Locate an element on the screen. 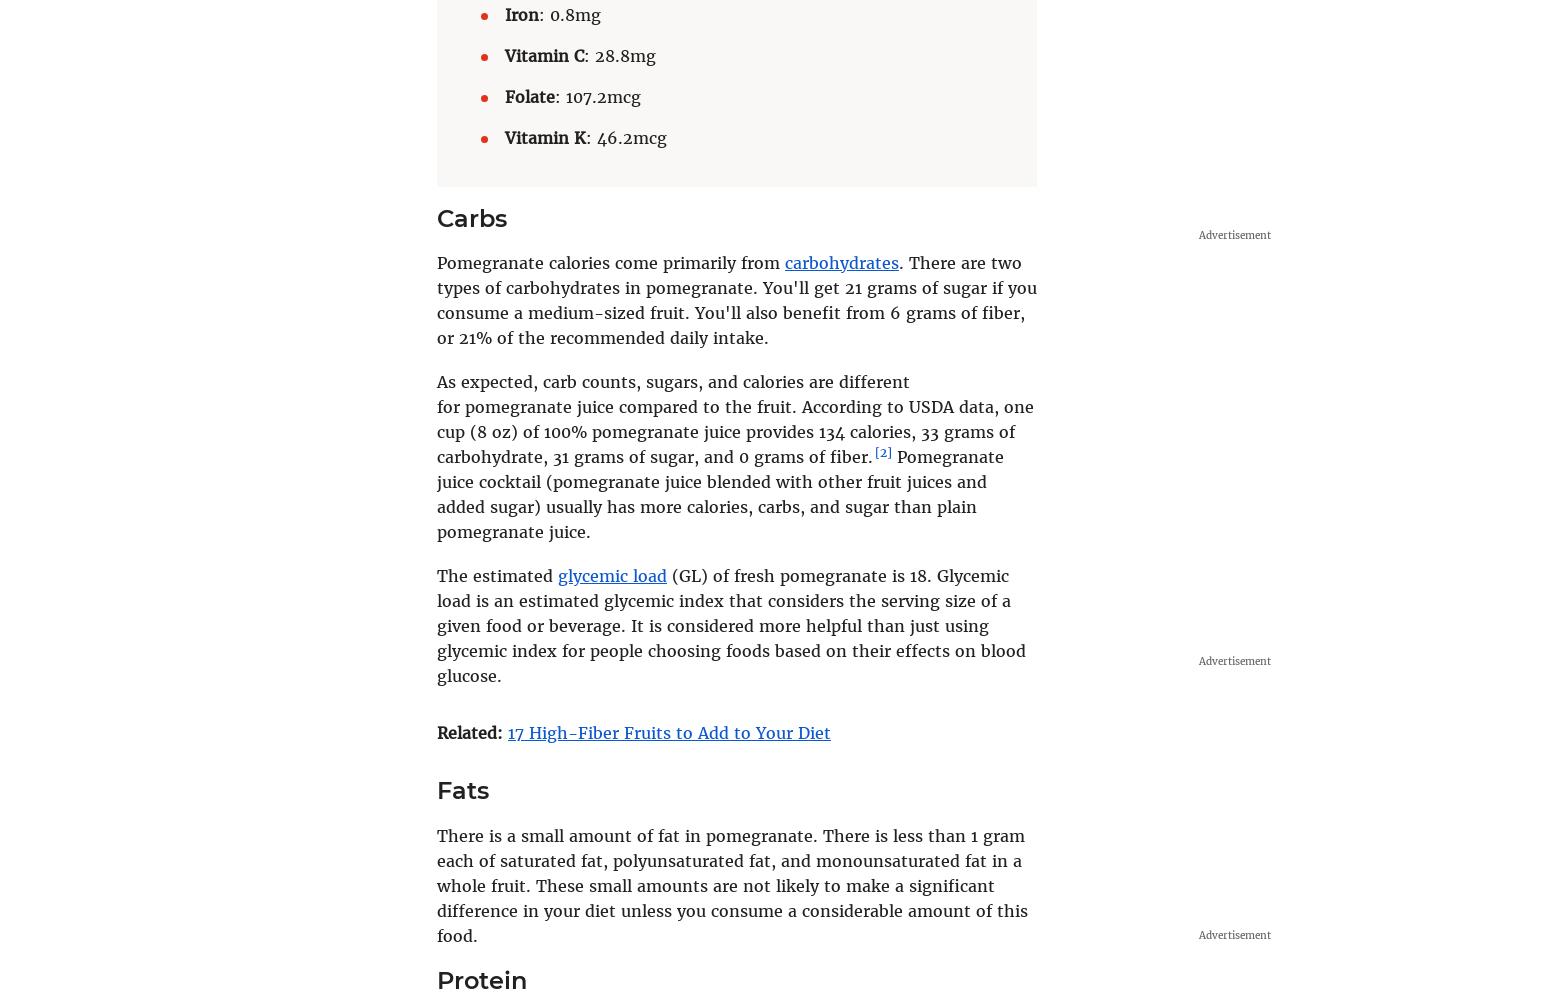 The height and width of the screenshot is (999, 1550). 'Pomegranate calories come primarily from' is located at coordinates (611, 262).